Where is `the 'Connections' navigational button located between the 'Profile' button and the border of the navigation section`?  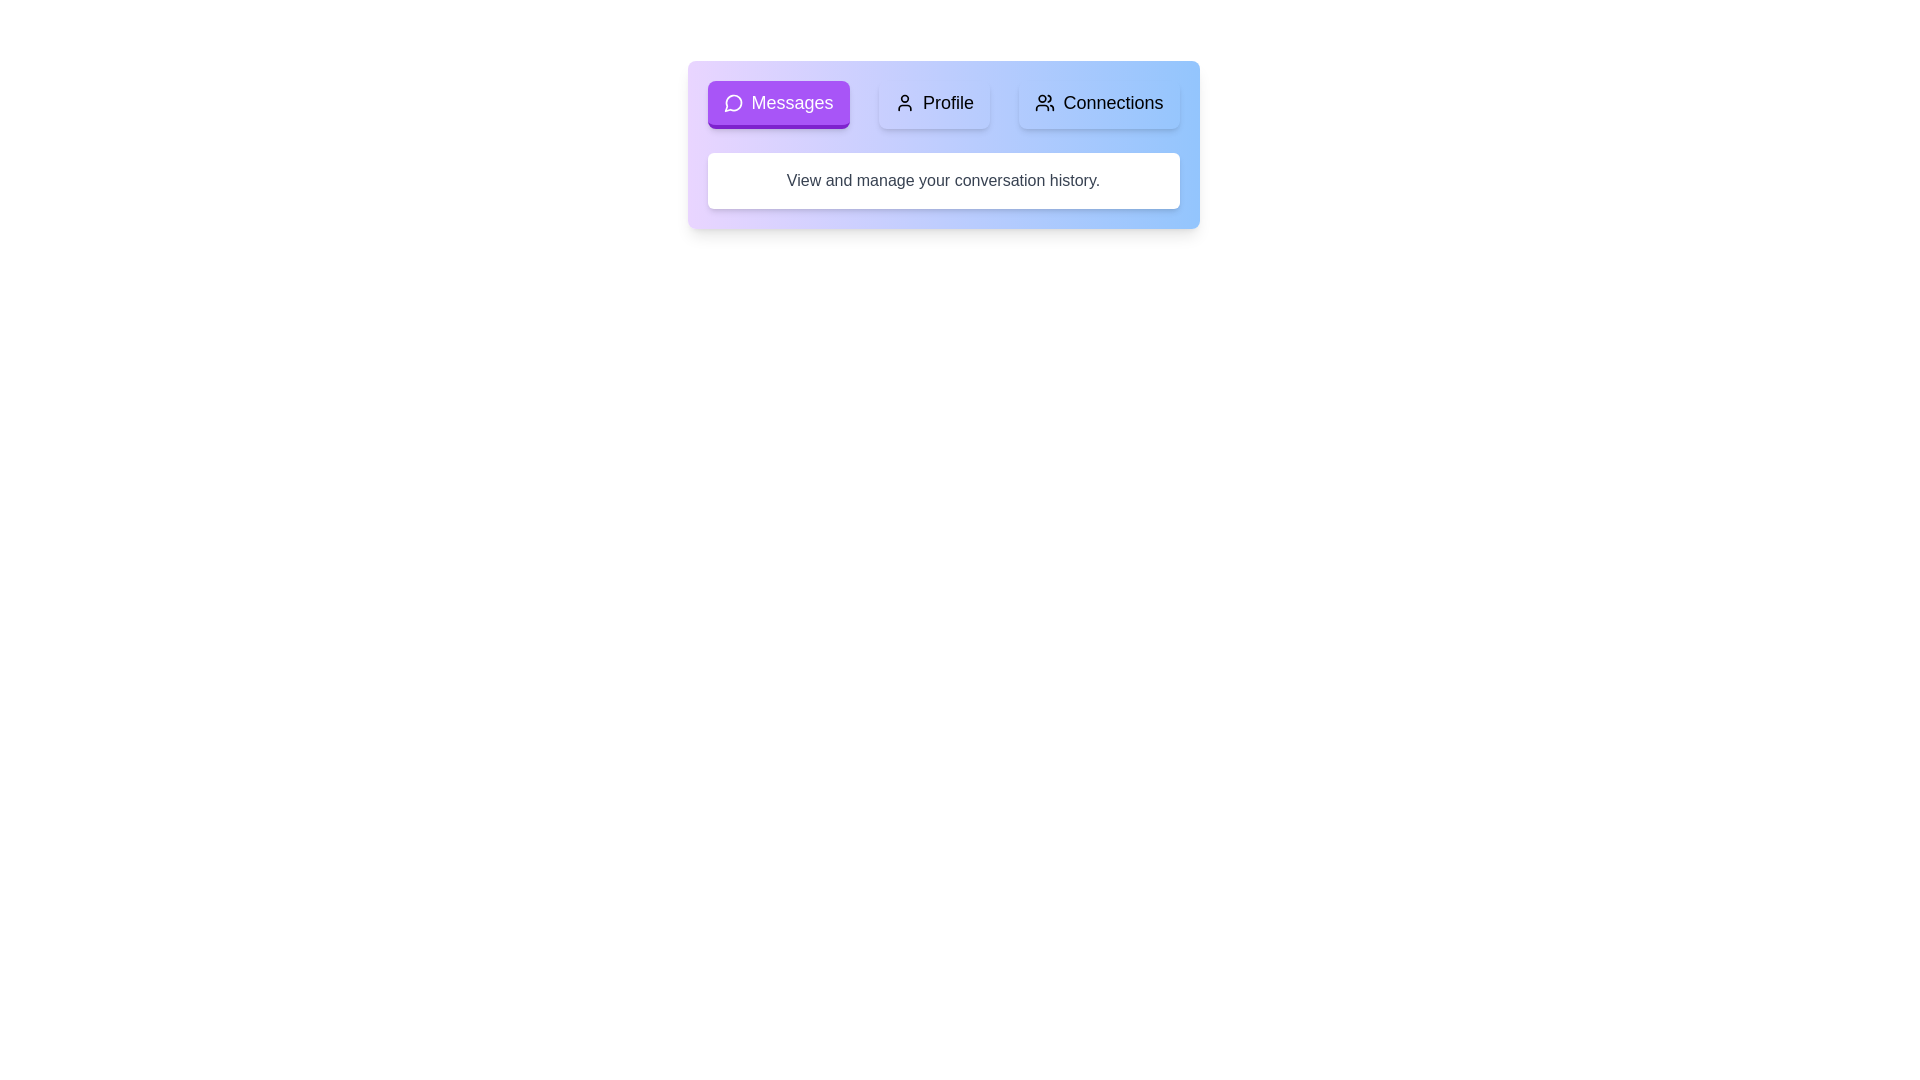 the 'Connections' navigational button located between the 'Profile' button and the border of the navigation section is located at coordinates (1098, 104).